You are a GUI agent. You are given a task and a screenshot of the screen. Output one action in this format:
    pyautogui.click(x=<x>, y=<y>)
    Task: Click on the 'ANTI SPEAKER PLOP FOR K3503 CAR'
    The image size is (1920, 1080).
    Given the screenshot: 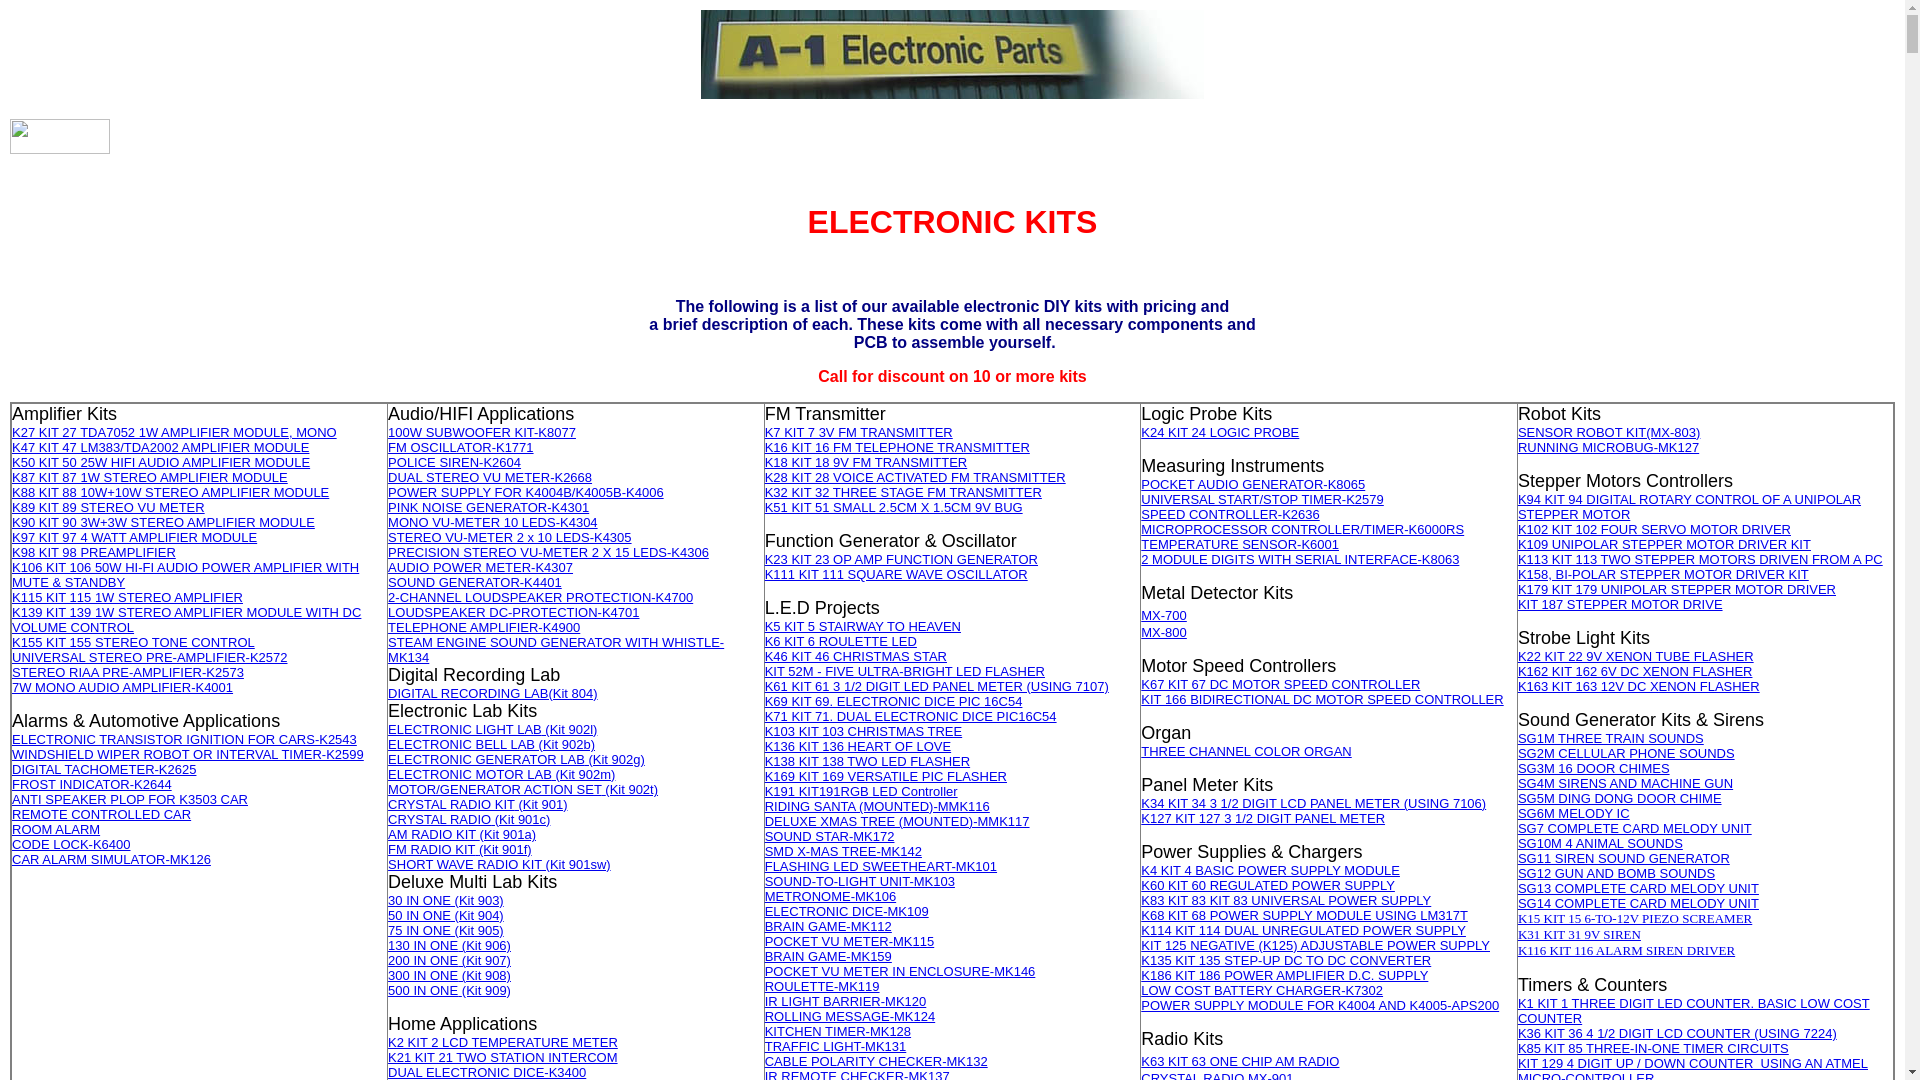 What is the action you would take?
    pyautogui.click(x=128, y=798)
    